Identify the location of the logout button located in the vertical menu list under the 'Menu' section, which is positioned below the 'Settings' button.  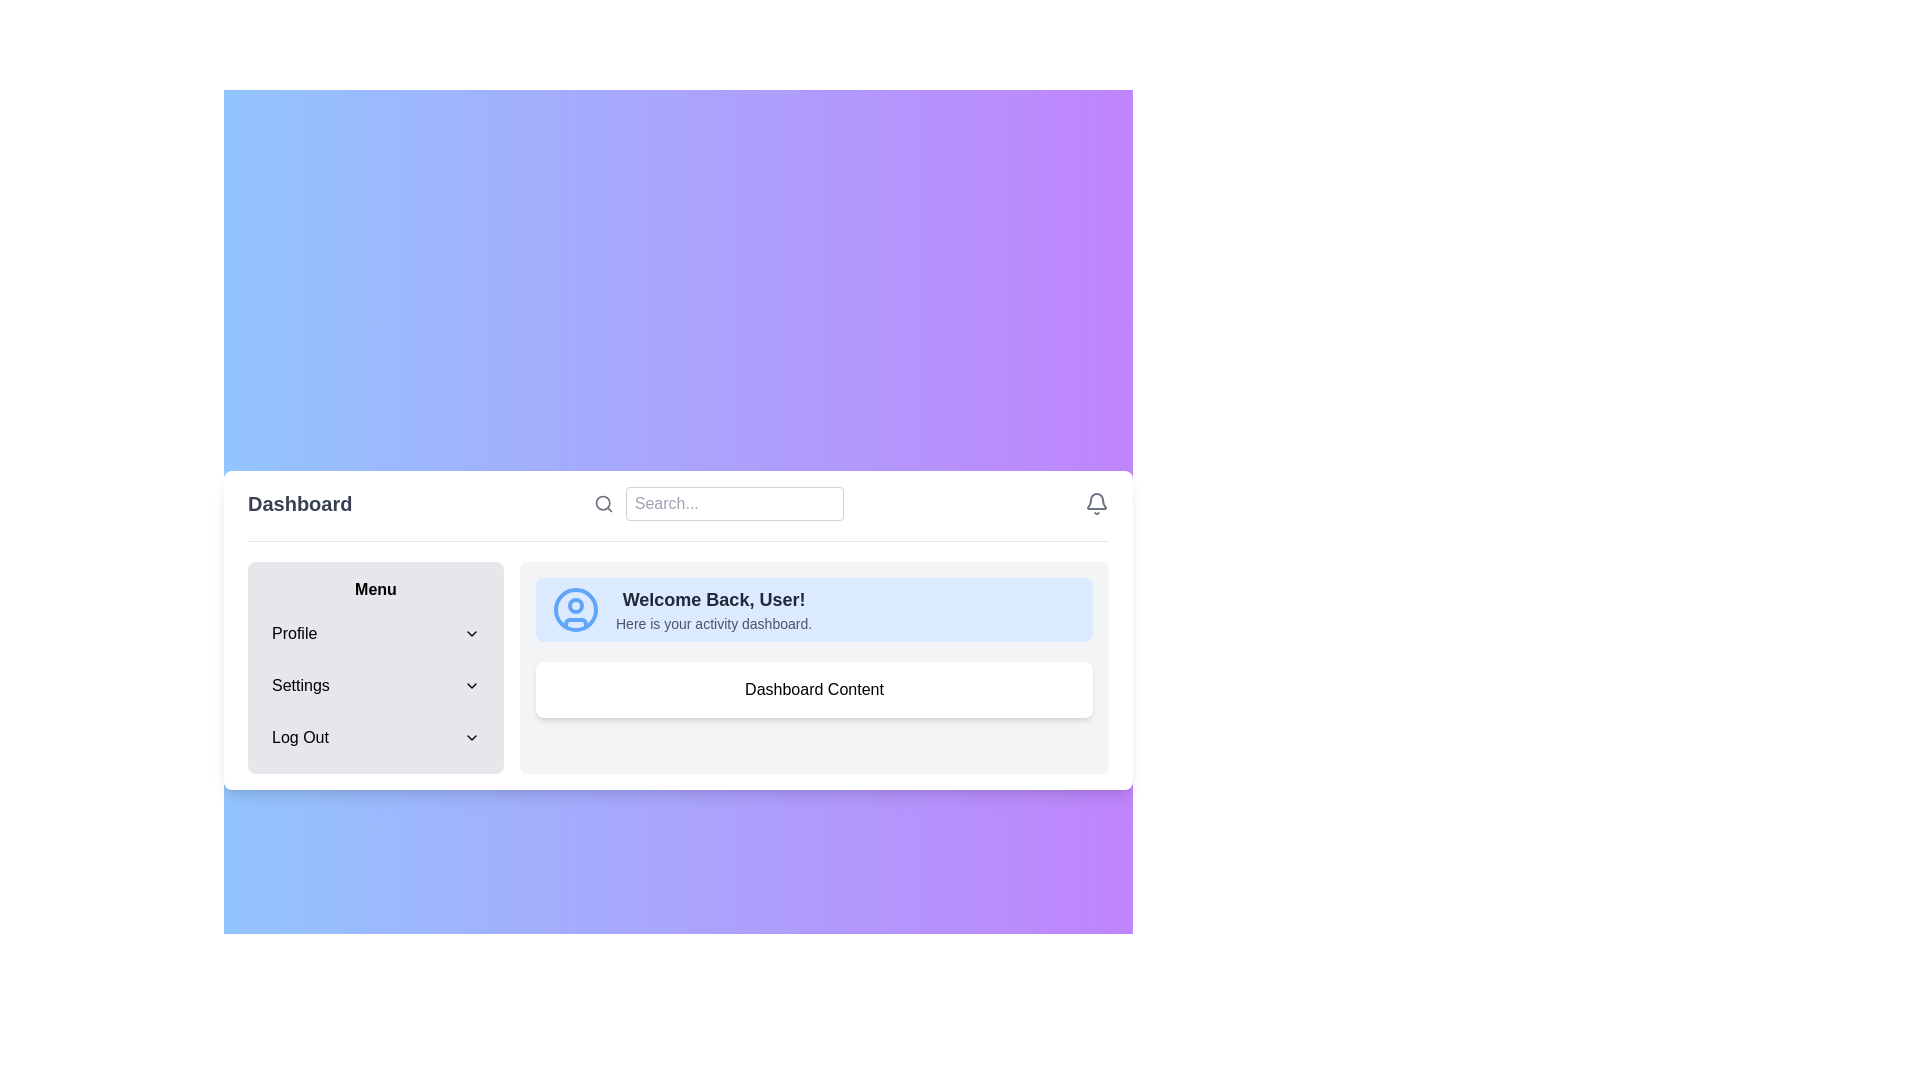
(375, 737).